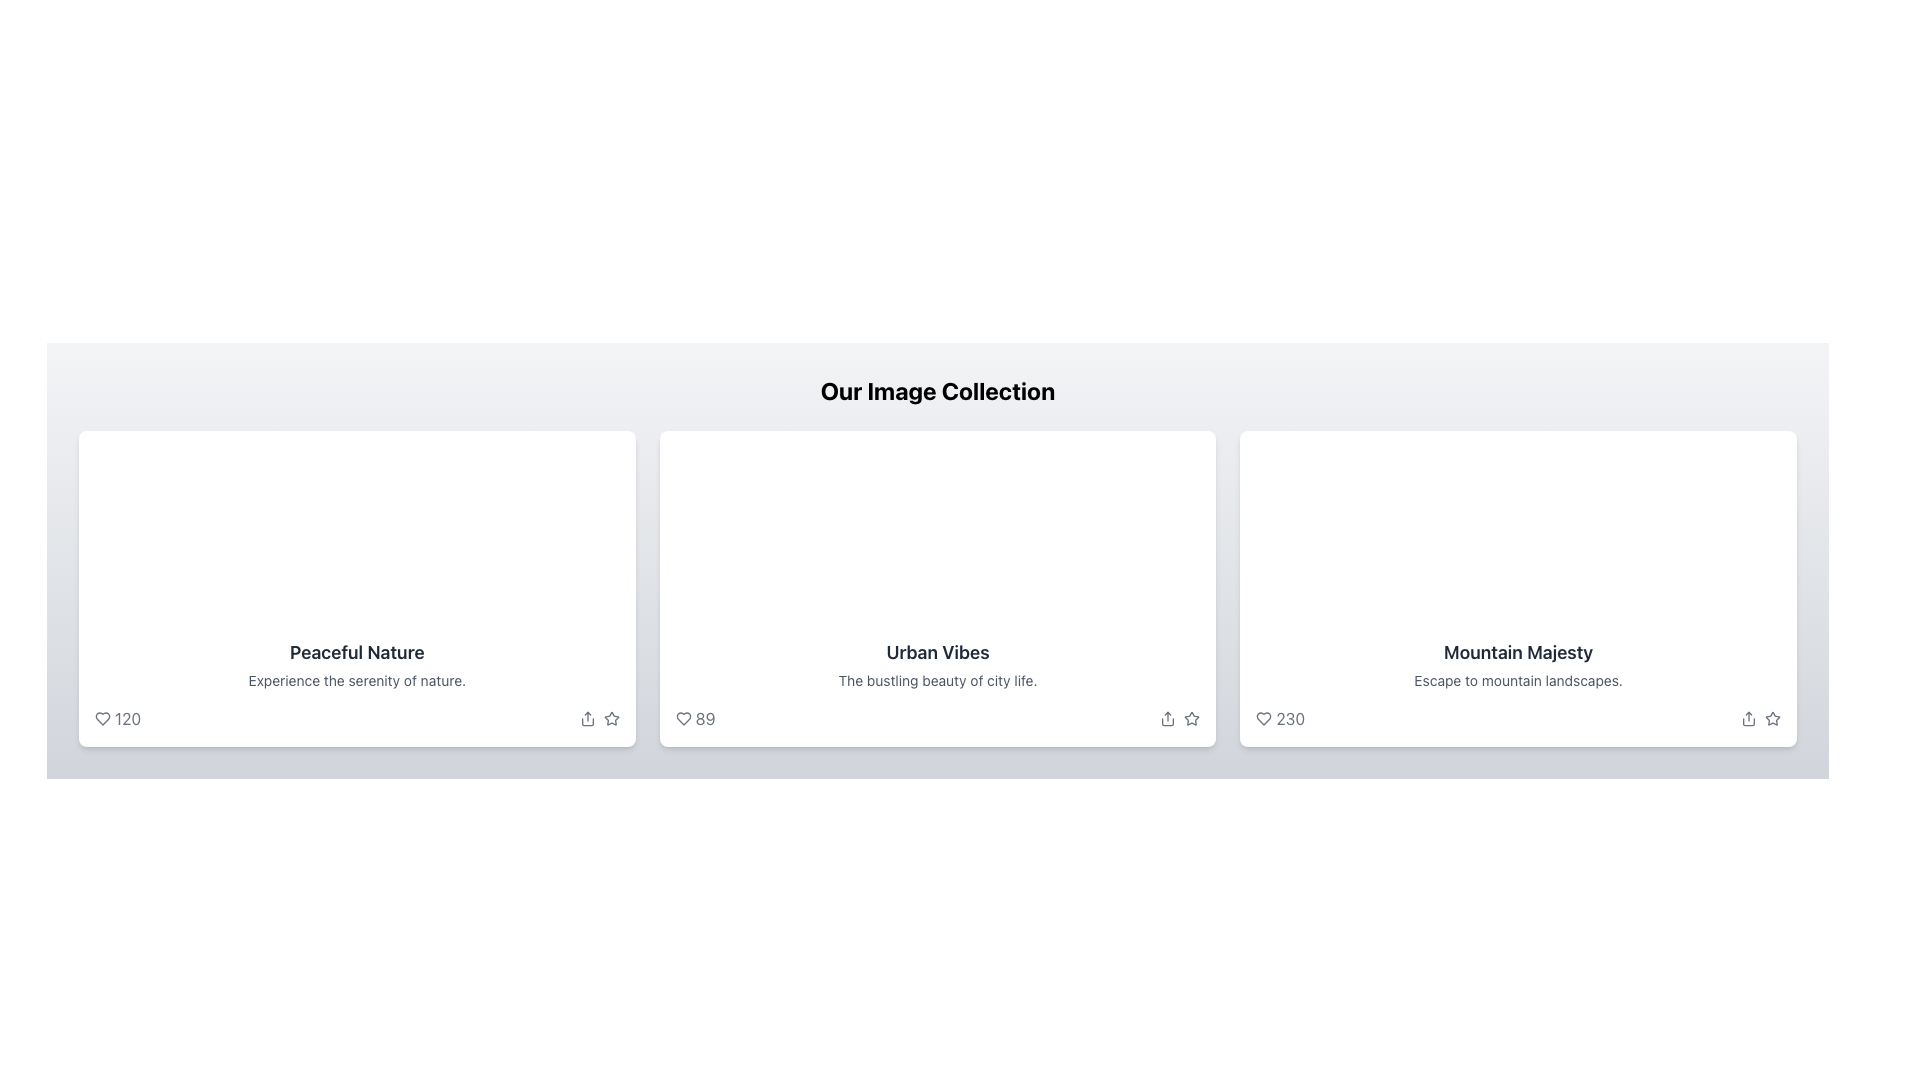  I want to click on the heart-shaped icon button for favoriting the 'Urban Vibes' item, so click(683, 717).